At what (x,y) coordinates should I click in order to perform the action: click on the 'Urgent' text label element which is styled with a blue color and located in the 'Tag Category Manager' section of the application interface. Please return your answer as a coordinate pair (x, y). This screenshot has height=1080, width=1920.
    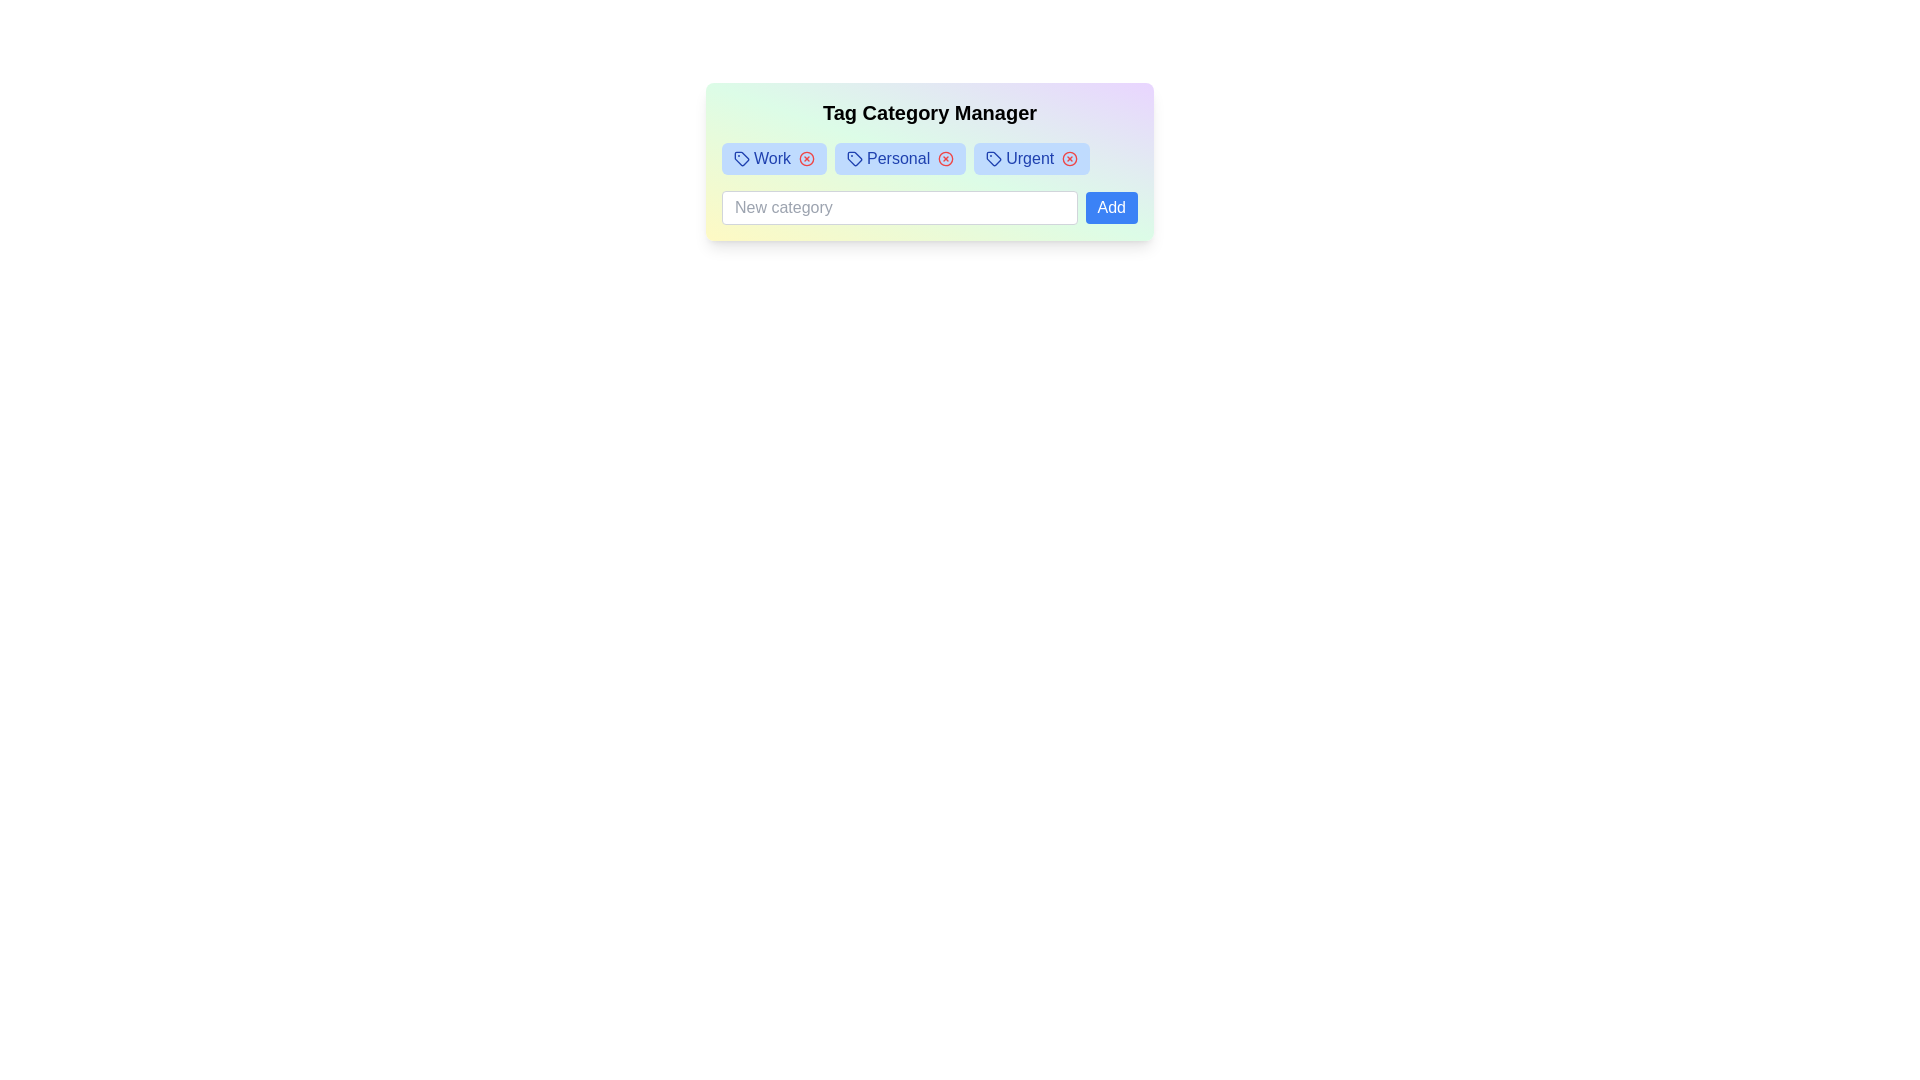
    Looking at the image, I should click on (1030, 157).